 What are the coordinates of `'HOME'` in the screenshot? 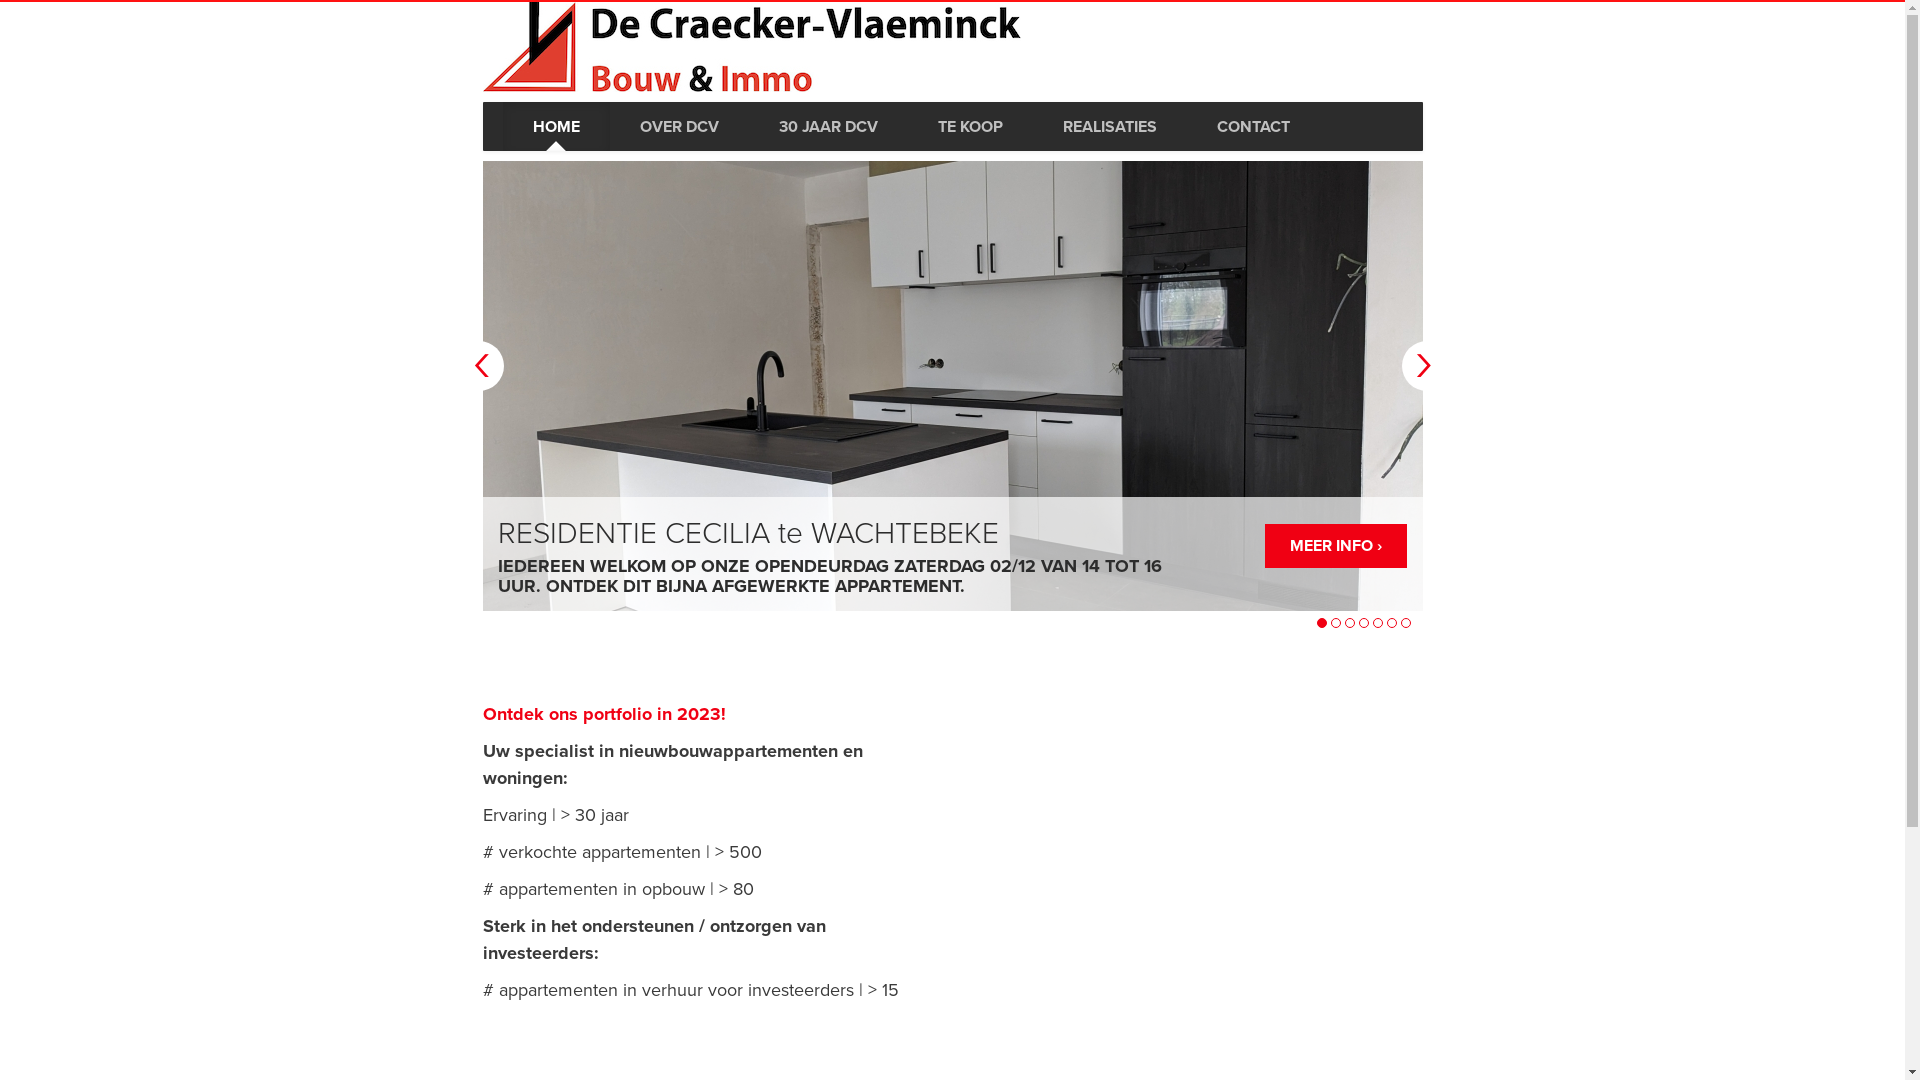 It's located at (555, 126).